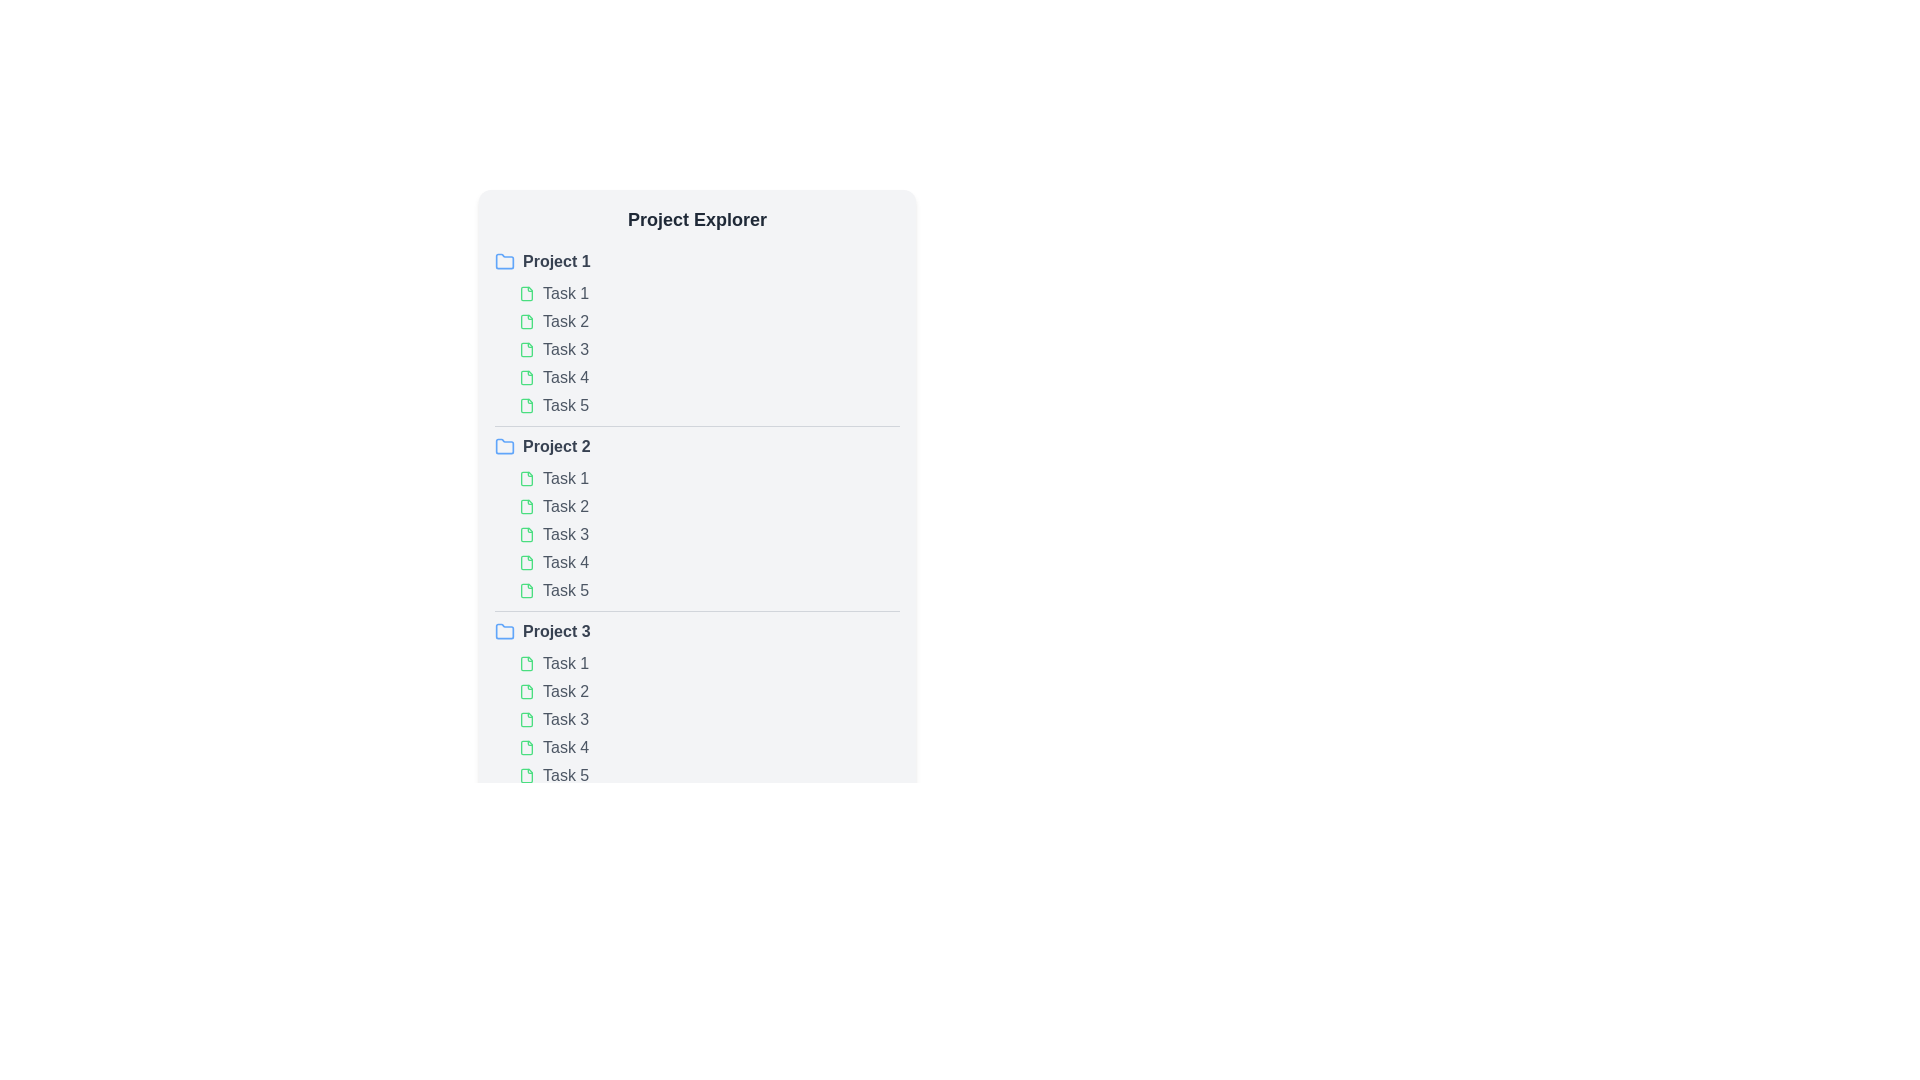 The height and width of the screenshot is (1080, 1920). Describe the element at coordinates (527, 748) in the screenshot. I see `the SVG icon representing Task 4 in Project 3` at that location.